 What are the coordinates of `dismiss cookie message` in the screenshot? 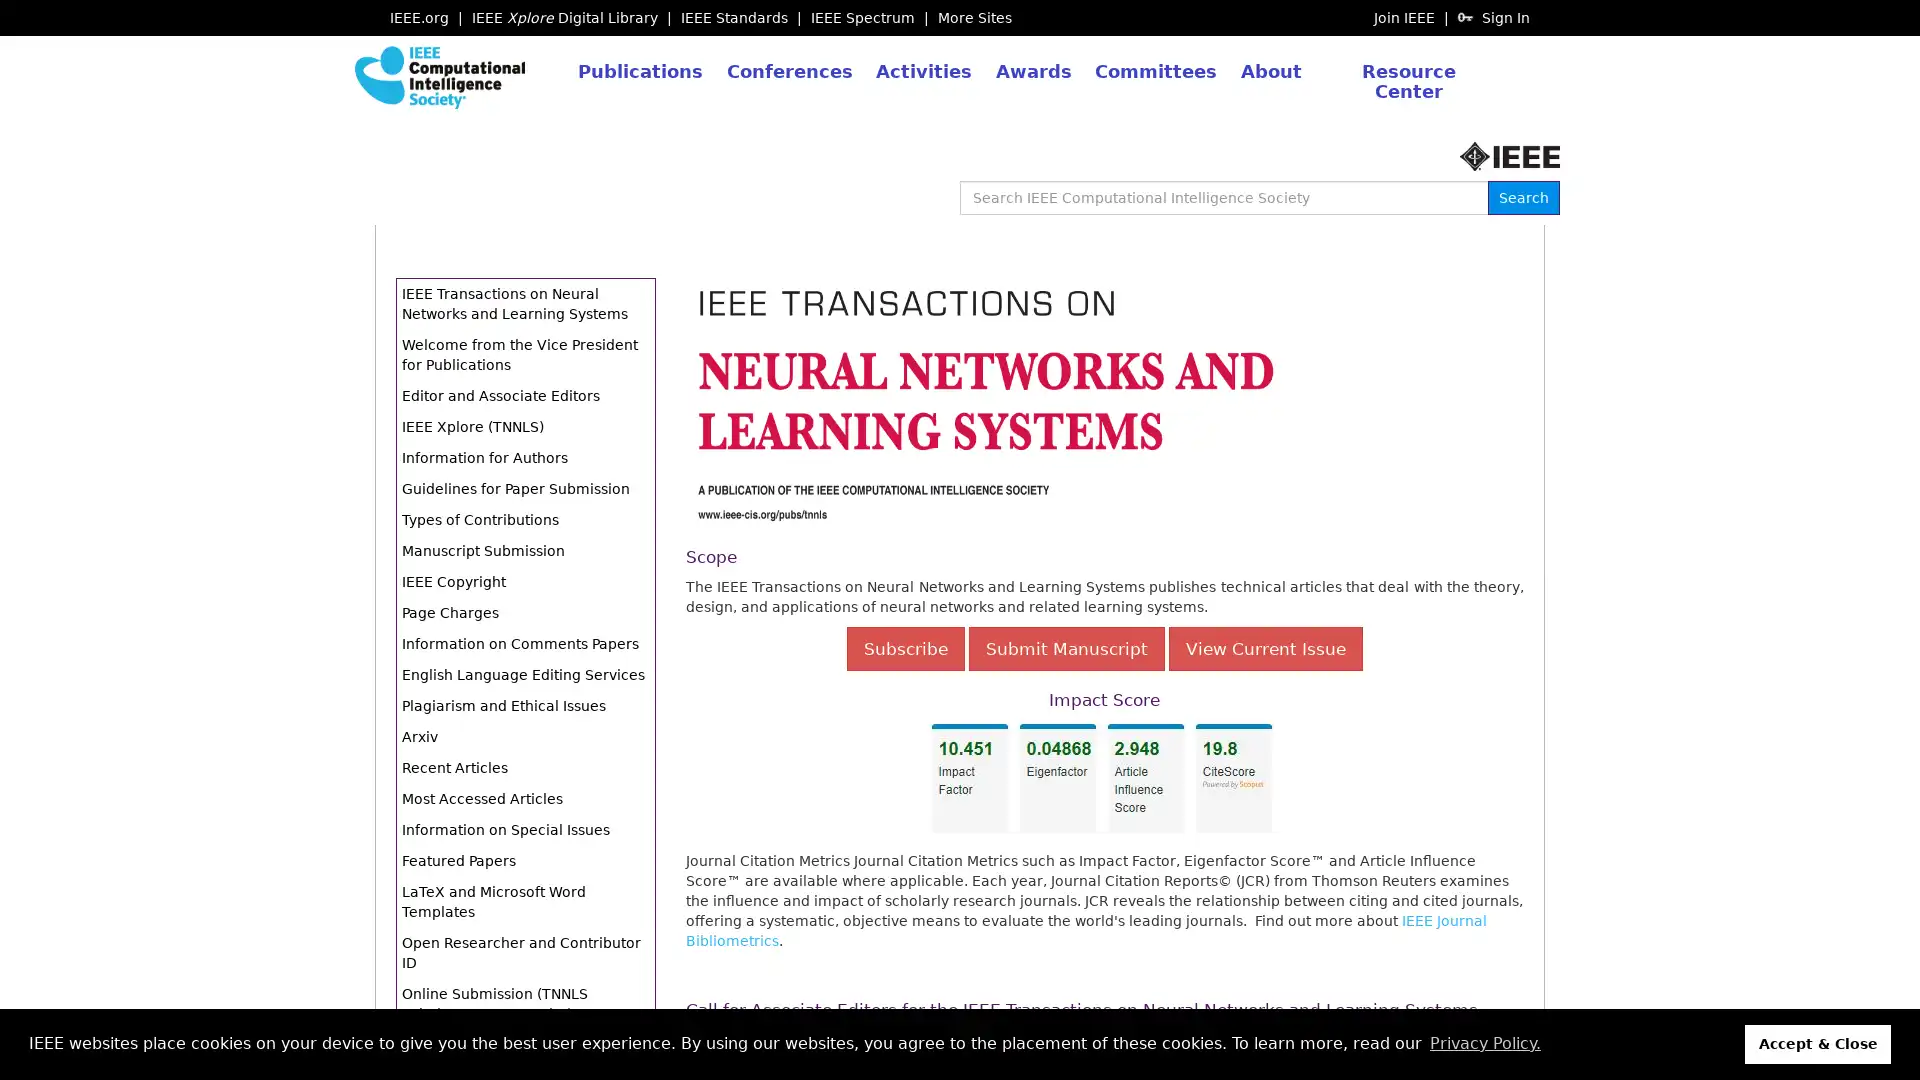 It's located at (1818, 1043).